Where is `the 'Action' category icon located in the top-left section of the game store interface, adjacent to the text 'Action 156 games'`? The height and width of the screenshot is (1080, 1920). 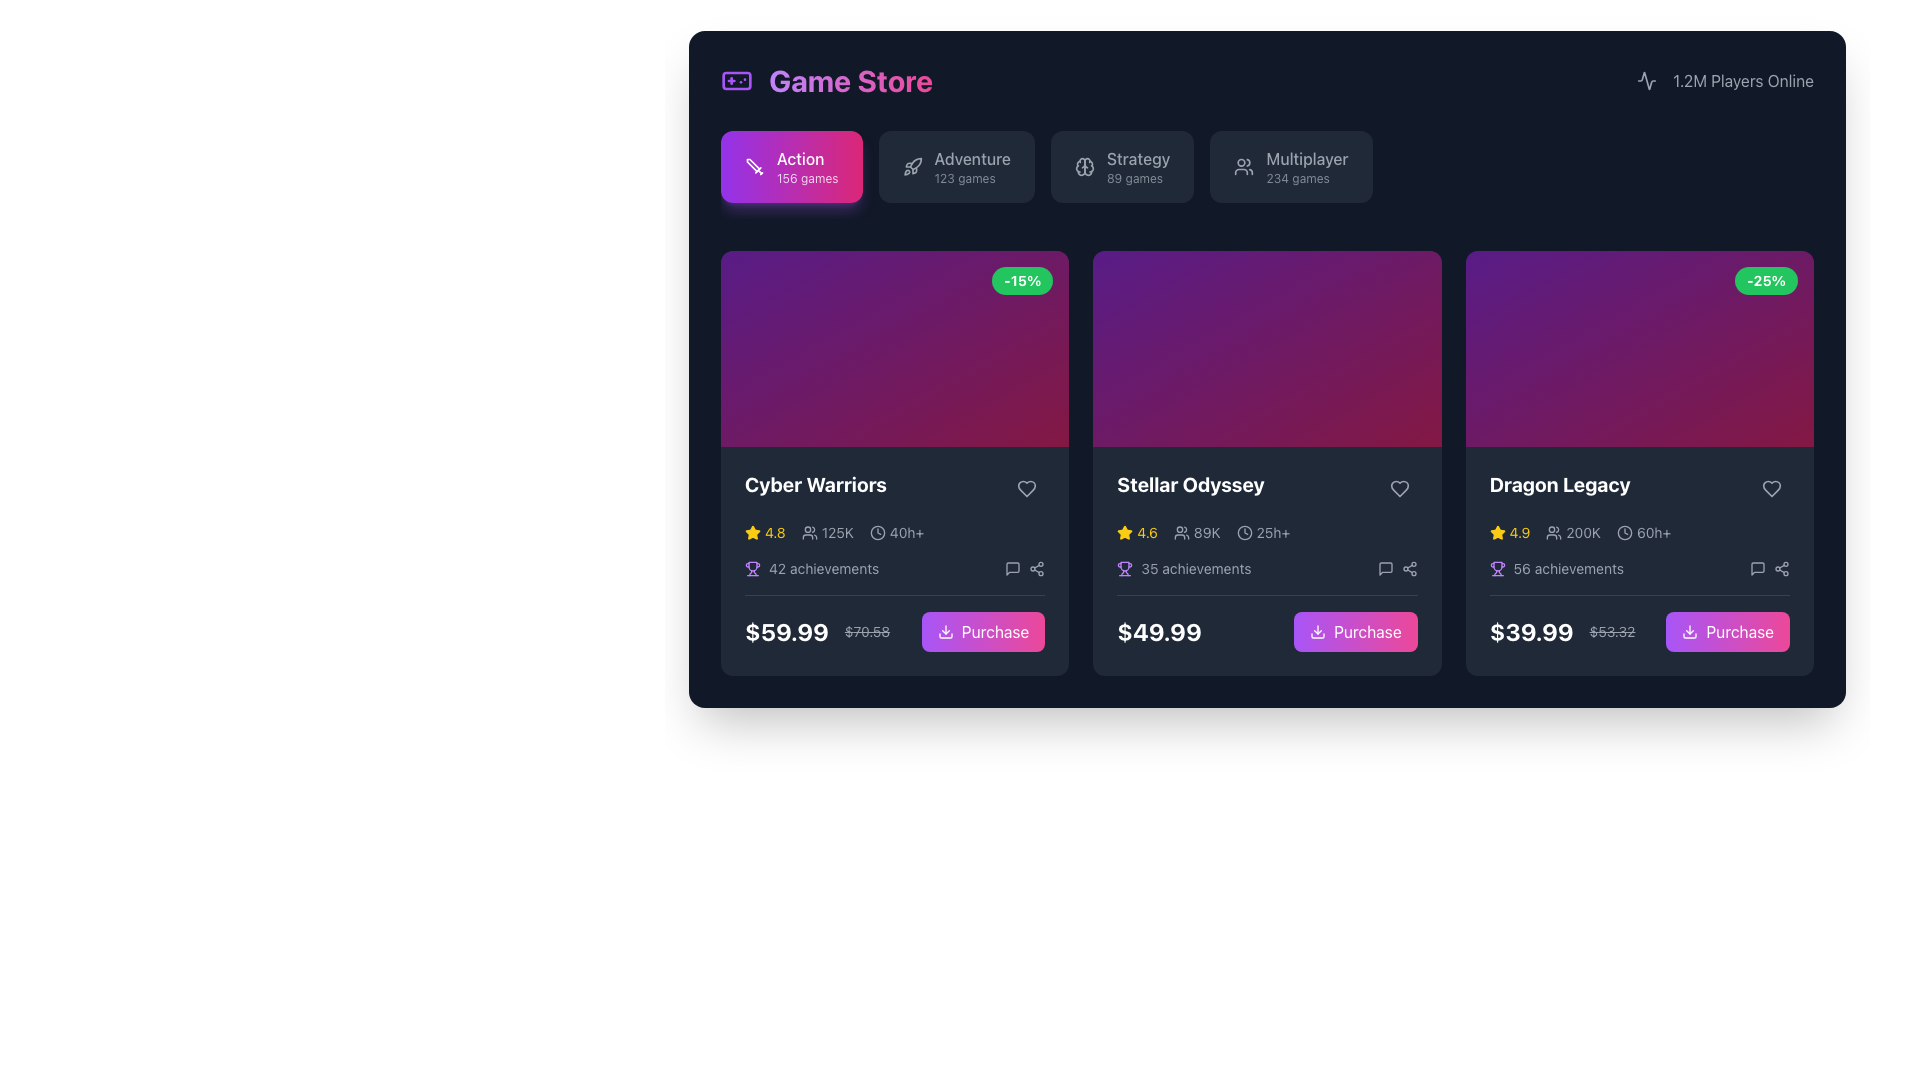
the 'Action' category icon located in the top-left section of the game store interface, adjacent to the text 'Action 156 games' is located at coordinates (753, 165).